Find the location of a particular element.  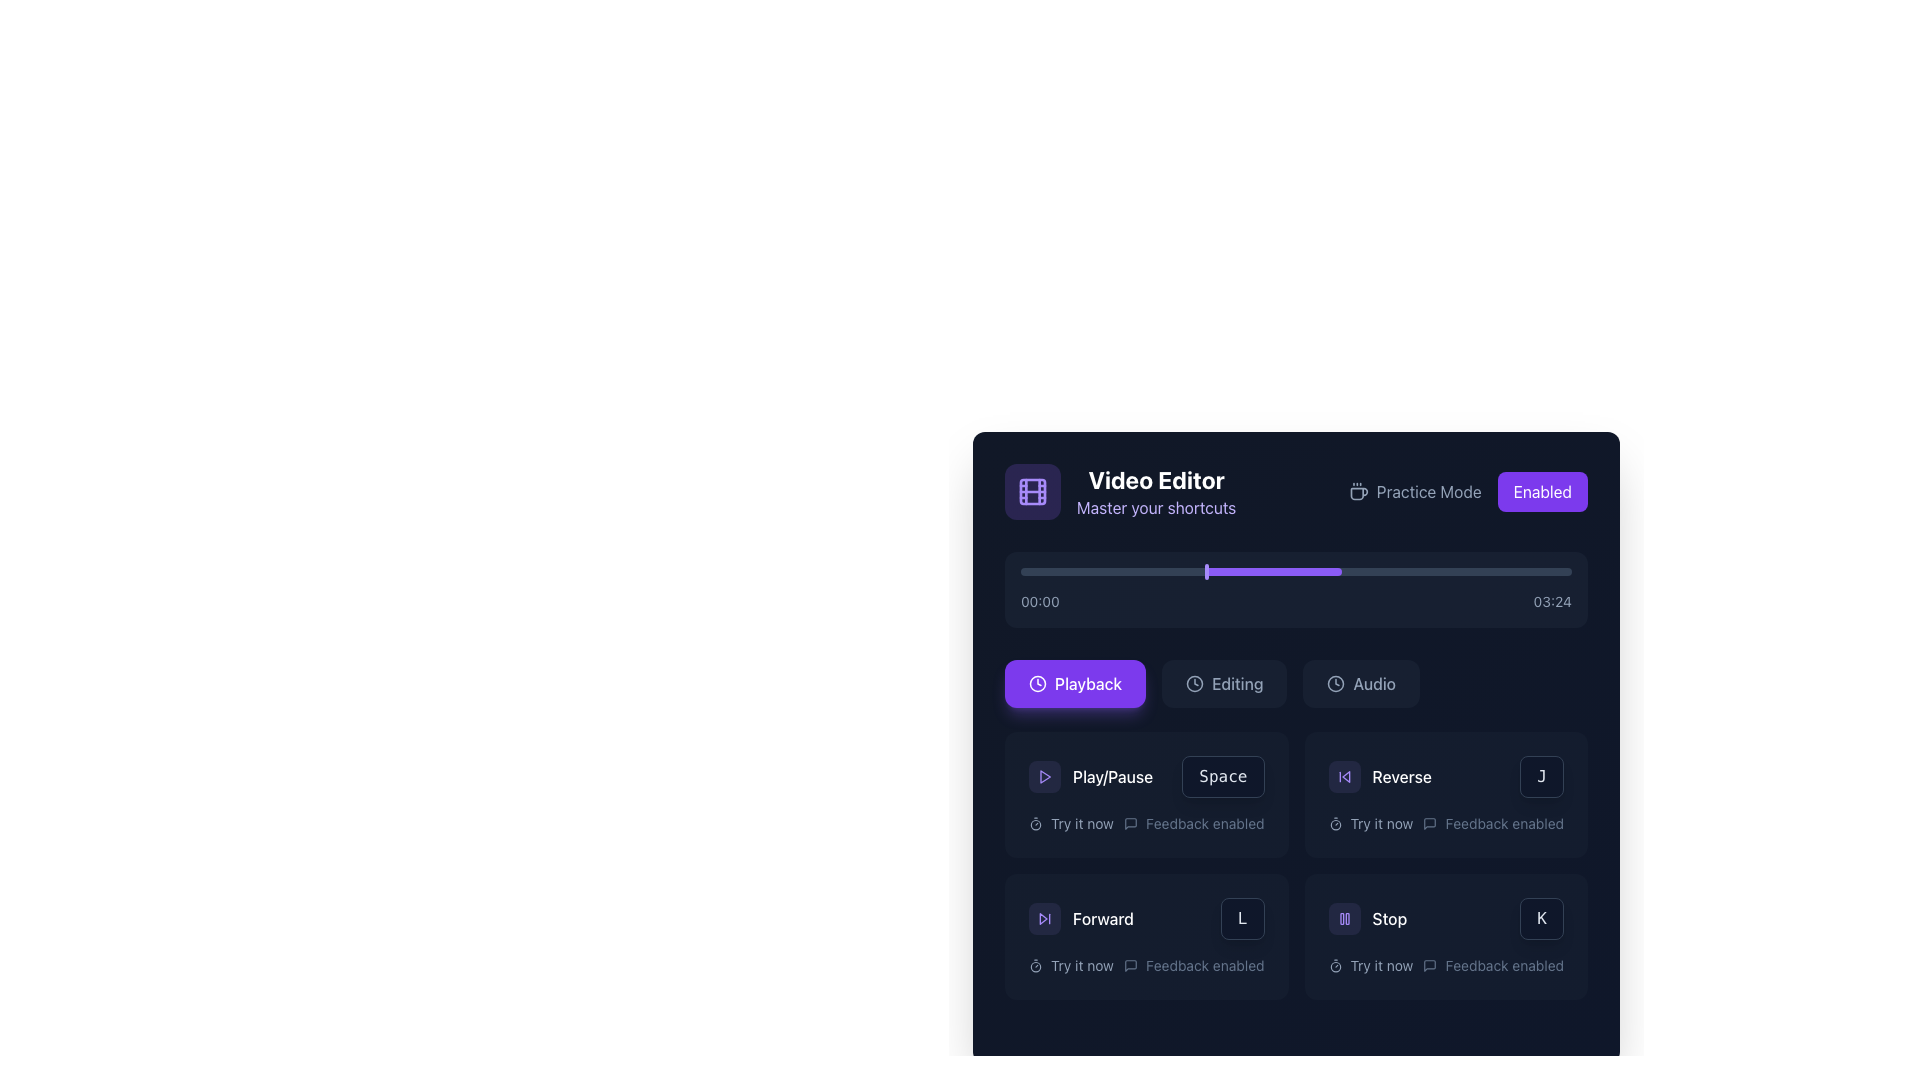

the playback time is located at coordinates (1262, 571).